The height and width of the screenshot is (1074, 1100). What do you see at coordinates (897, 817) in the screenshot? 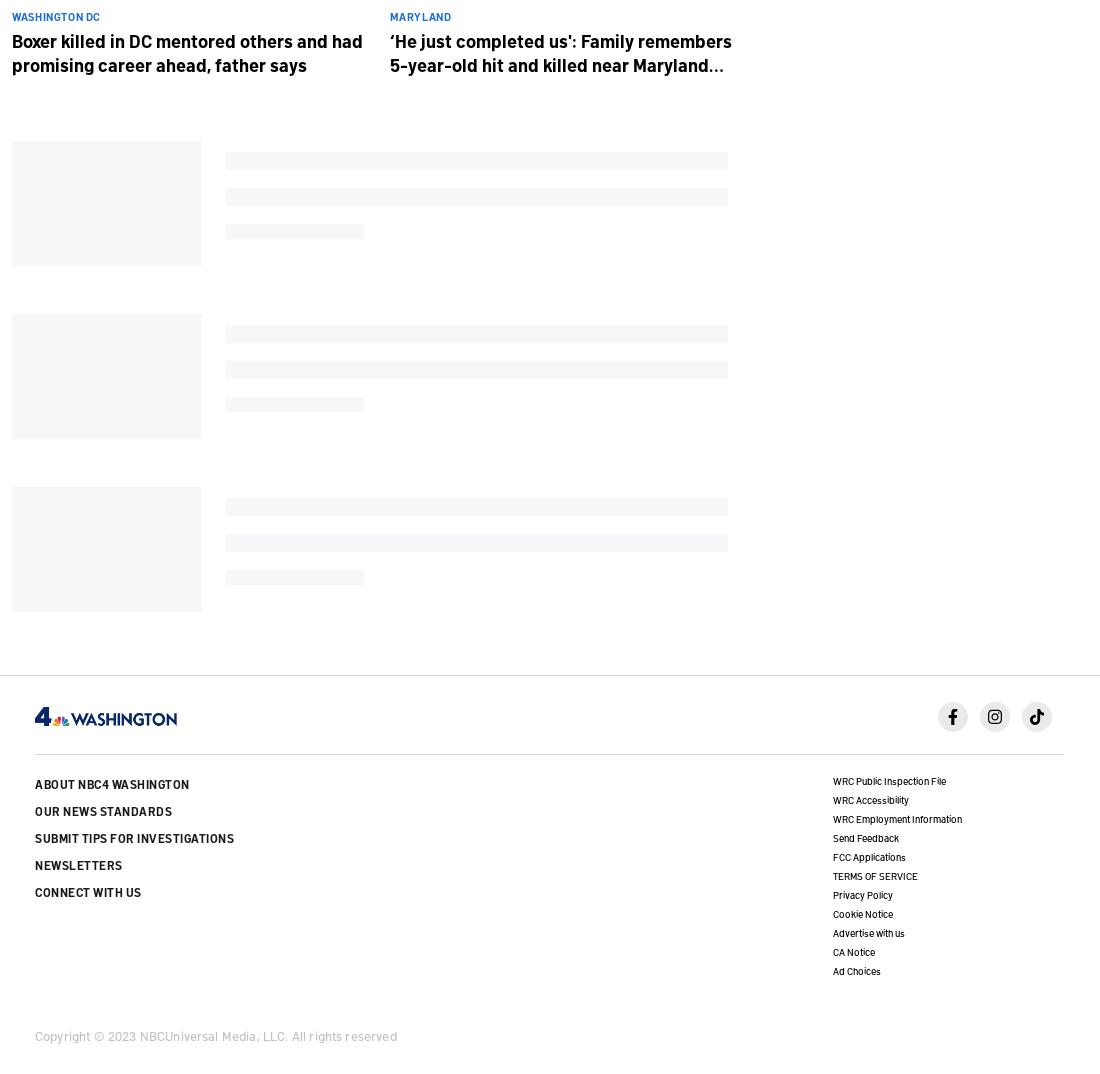
I see `'WRC Employment Information'` at bounding box center [897, 817].